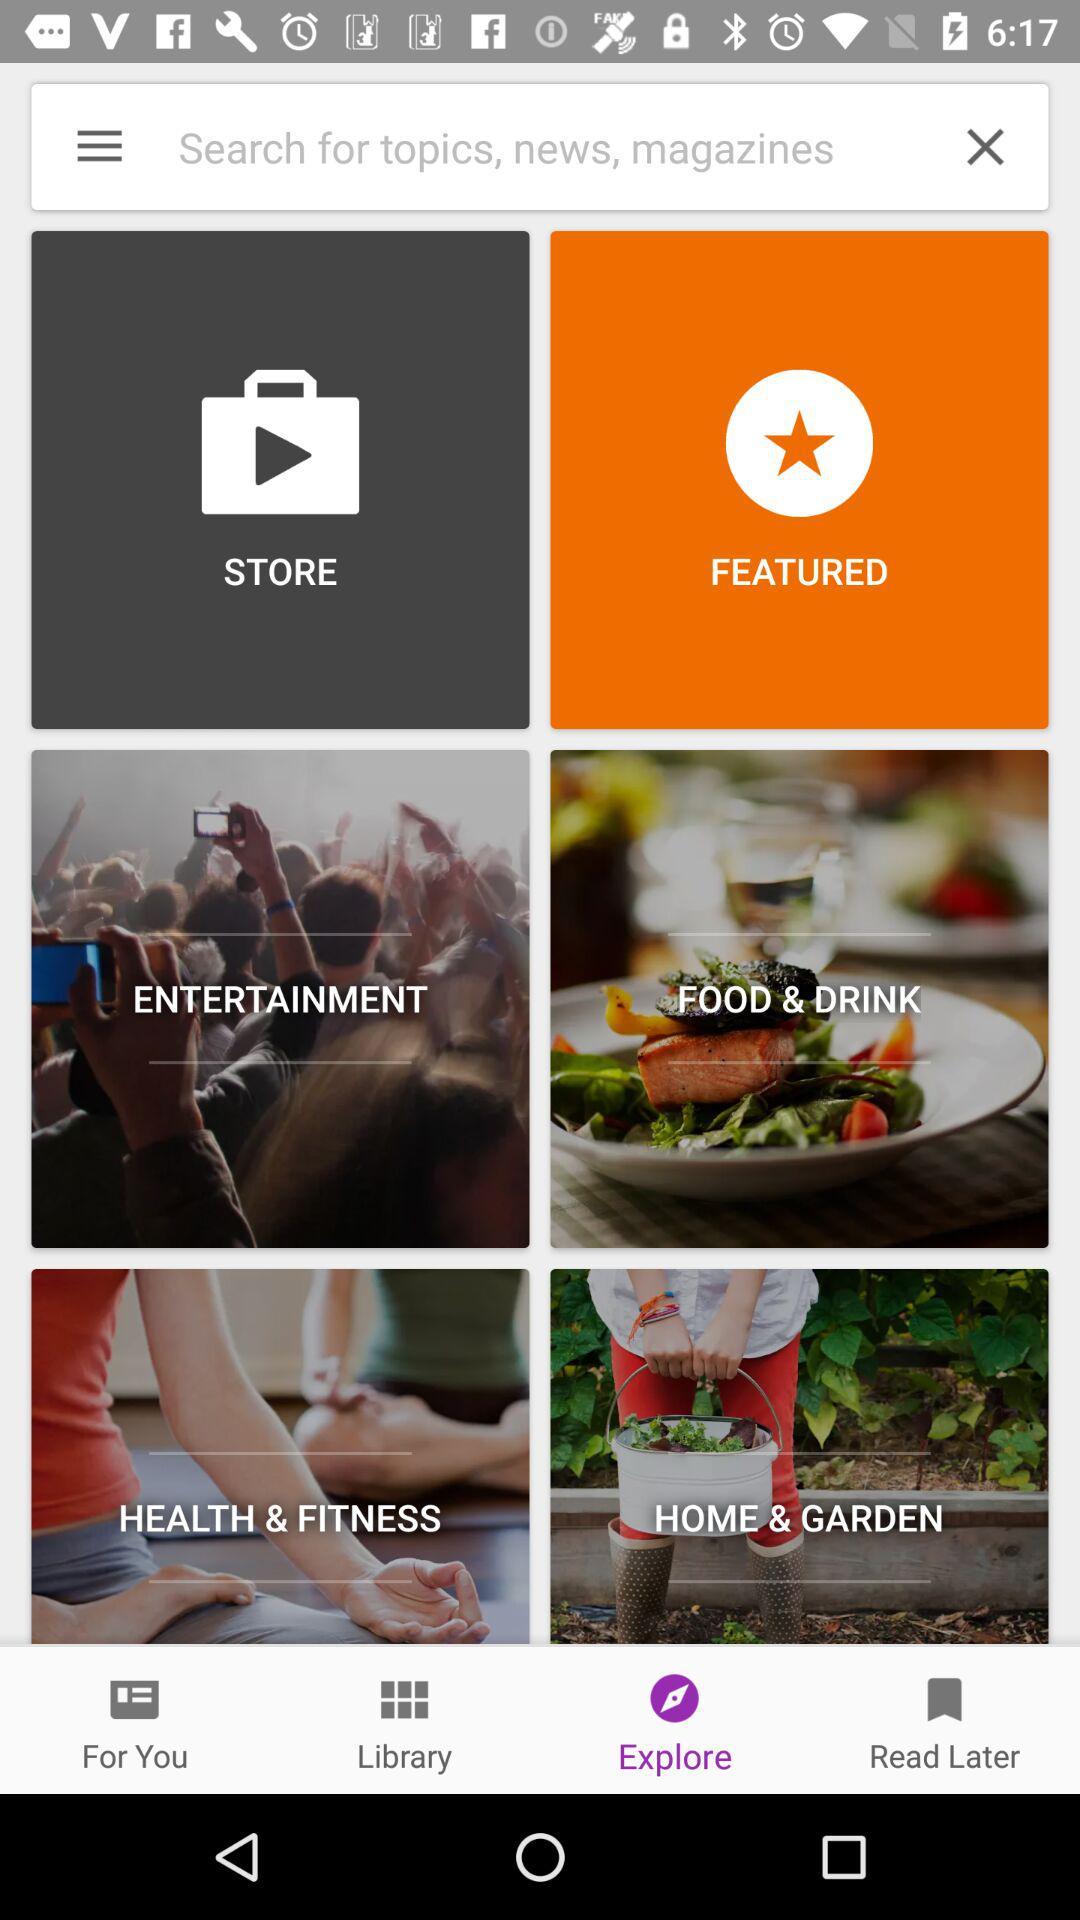  Describe the element at coordinates (798, 442) in the screenshot. I see `the star button above featured` at that location.